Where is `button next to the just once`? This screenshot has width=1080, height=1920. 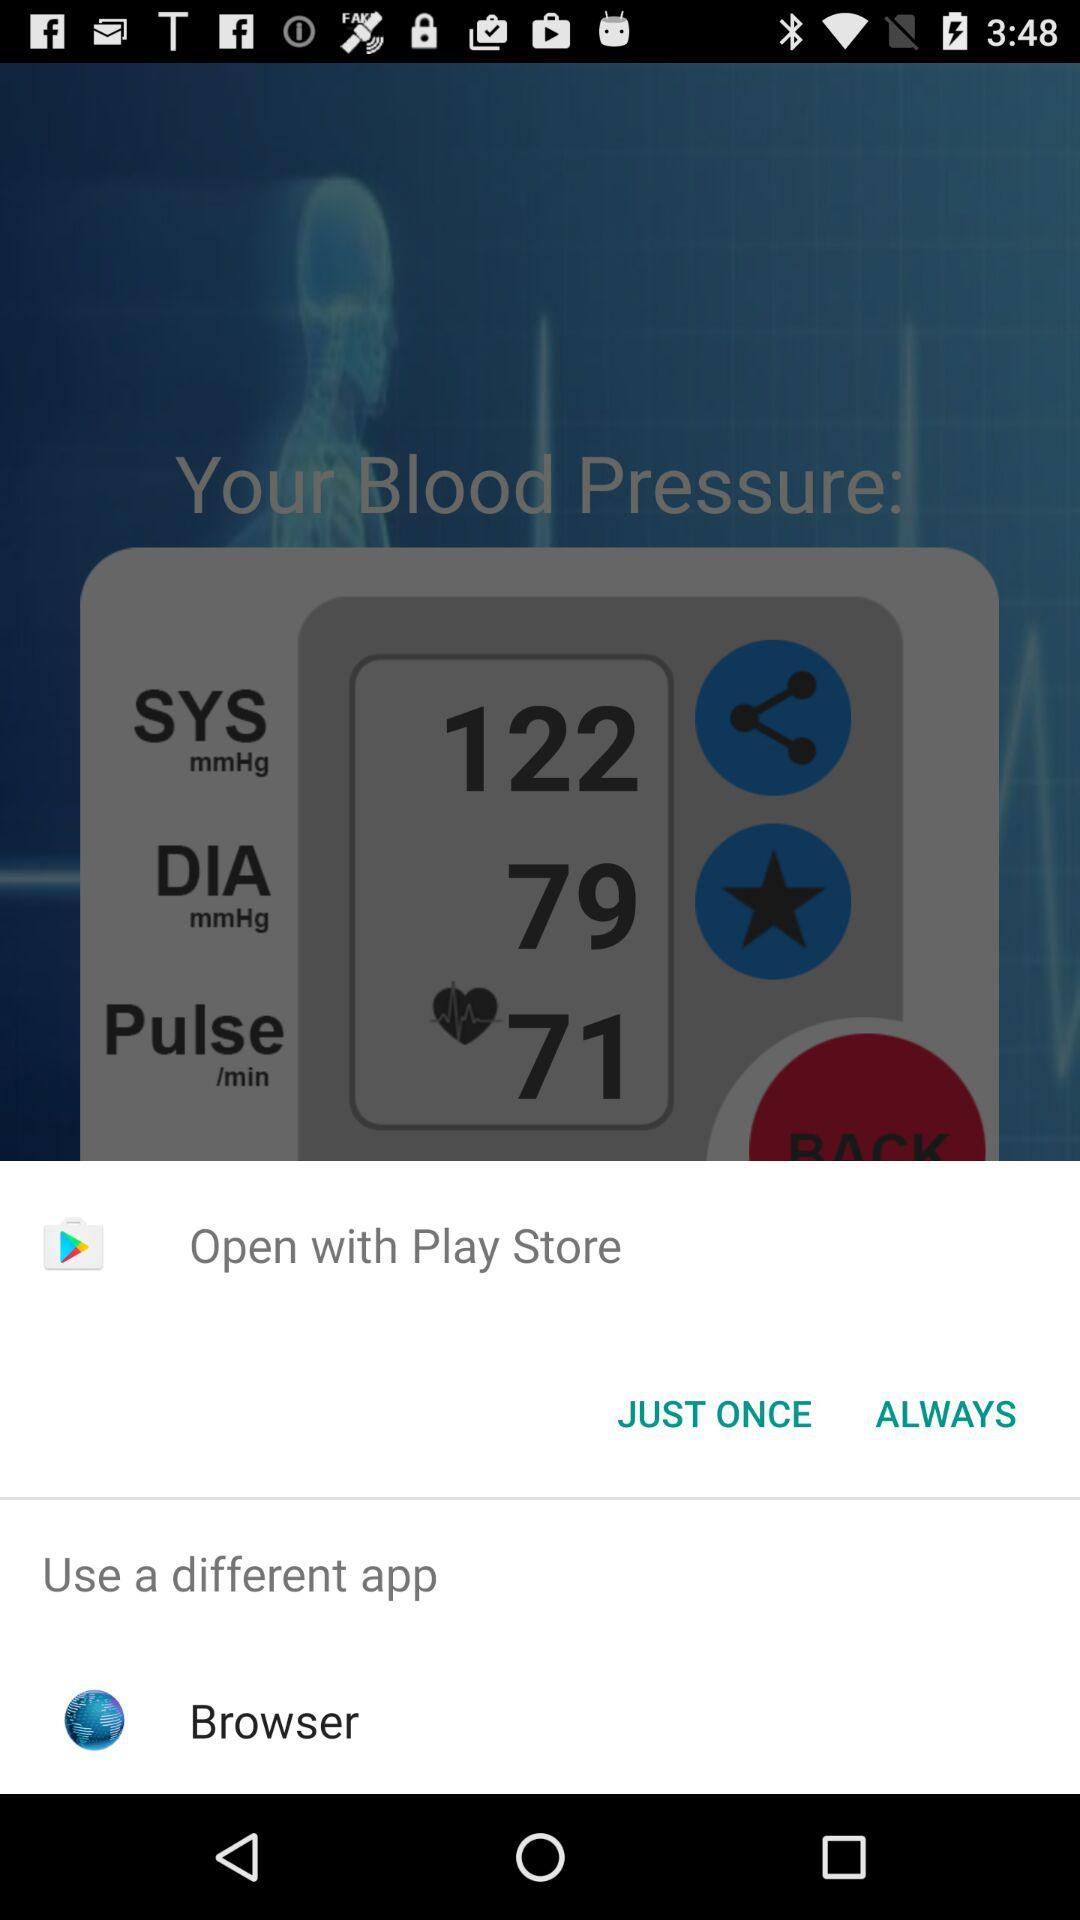
button next to the just once is located at coordinates (945, 1411).